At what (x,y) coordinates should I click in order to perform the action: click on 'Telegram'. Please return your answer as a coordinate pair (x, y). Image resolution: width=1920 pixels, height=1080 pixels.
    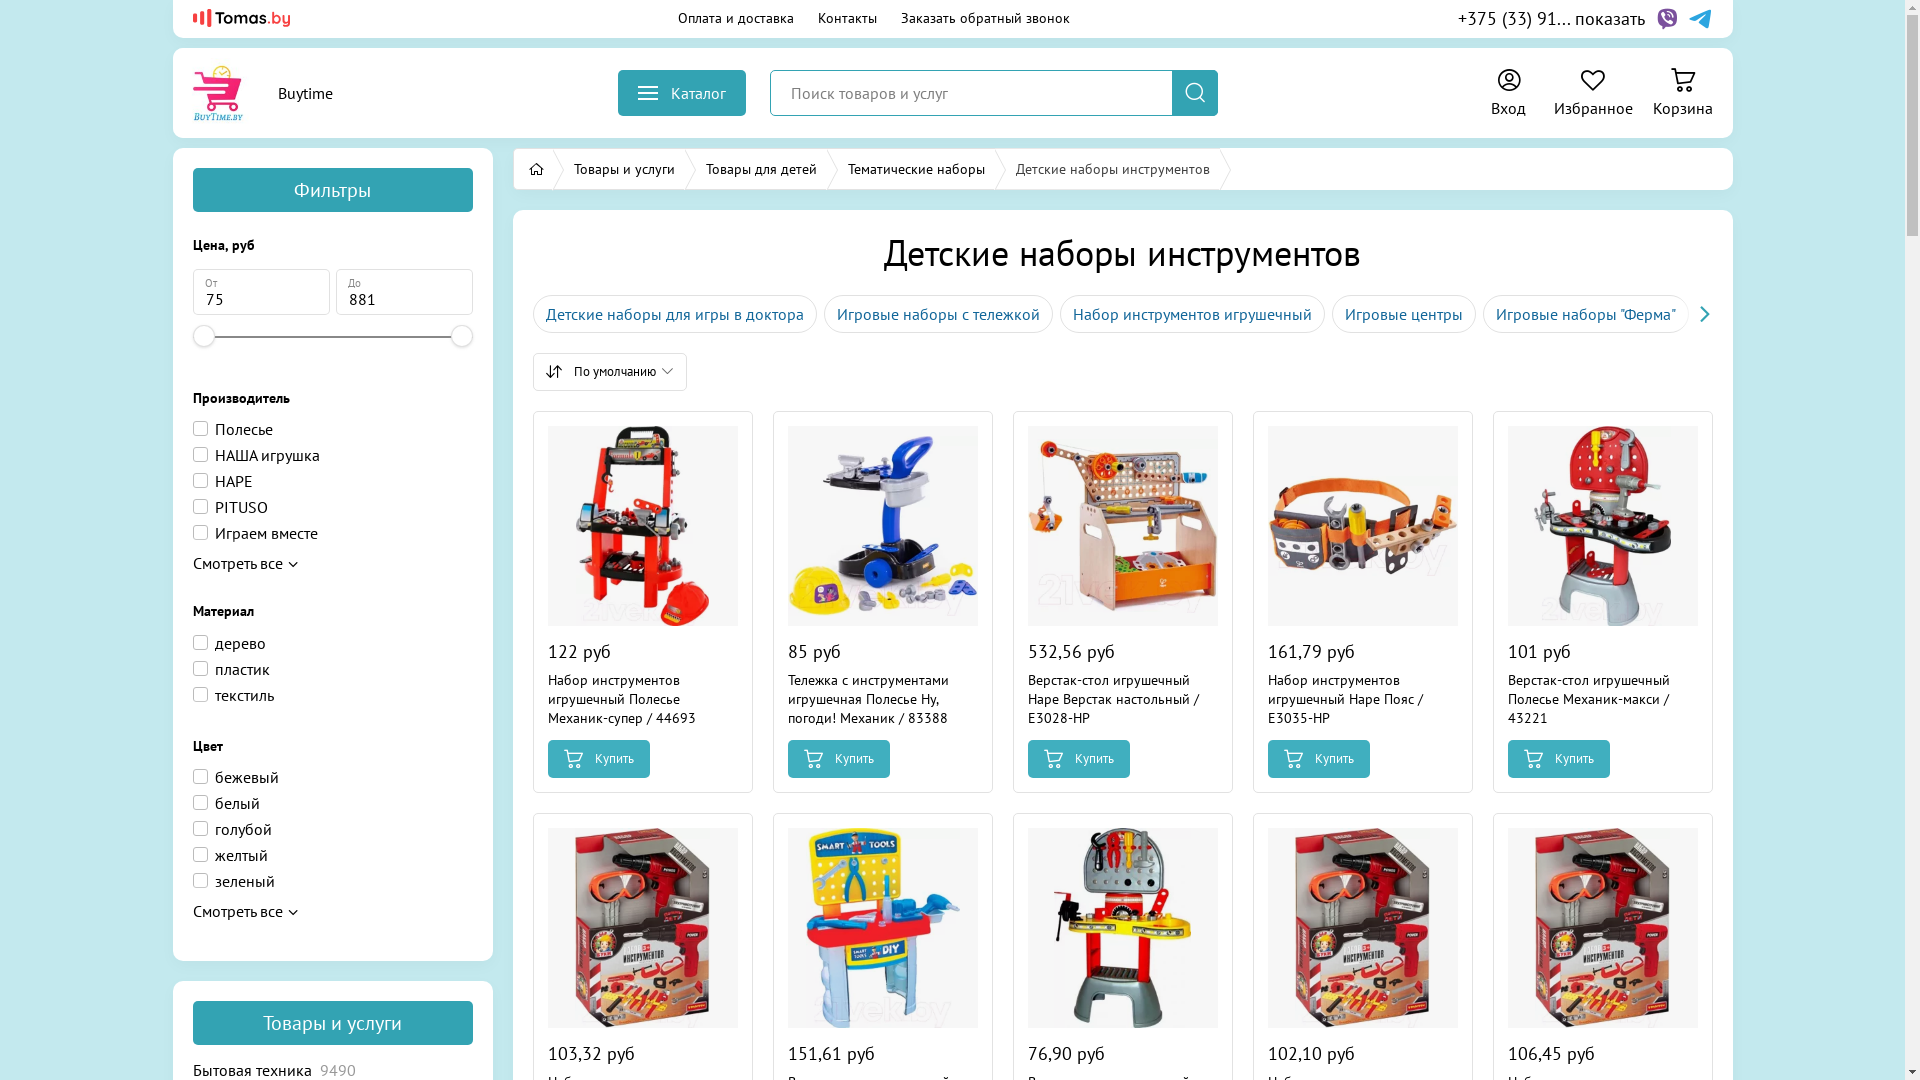
    Looking at the image, I should click on (1698, 19).